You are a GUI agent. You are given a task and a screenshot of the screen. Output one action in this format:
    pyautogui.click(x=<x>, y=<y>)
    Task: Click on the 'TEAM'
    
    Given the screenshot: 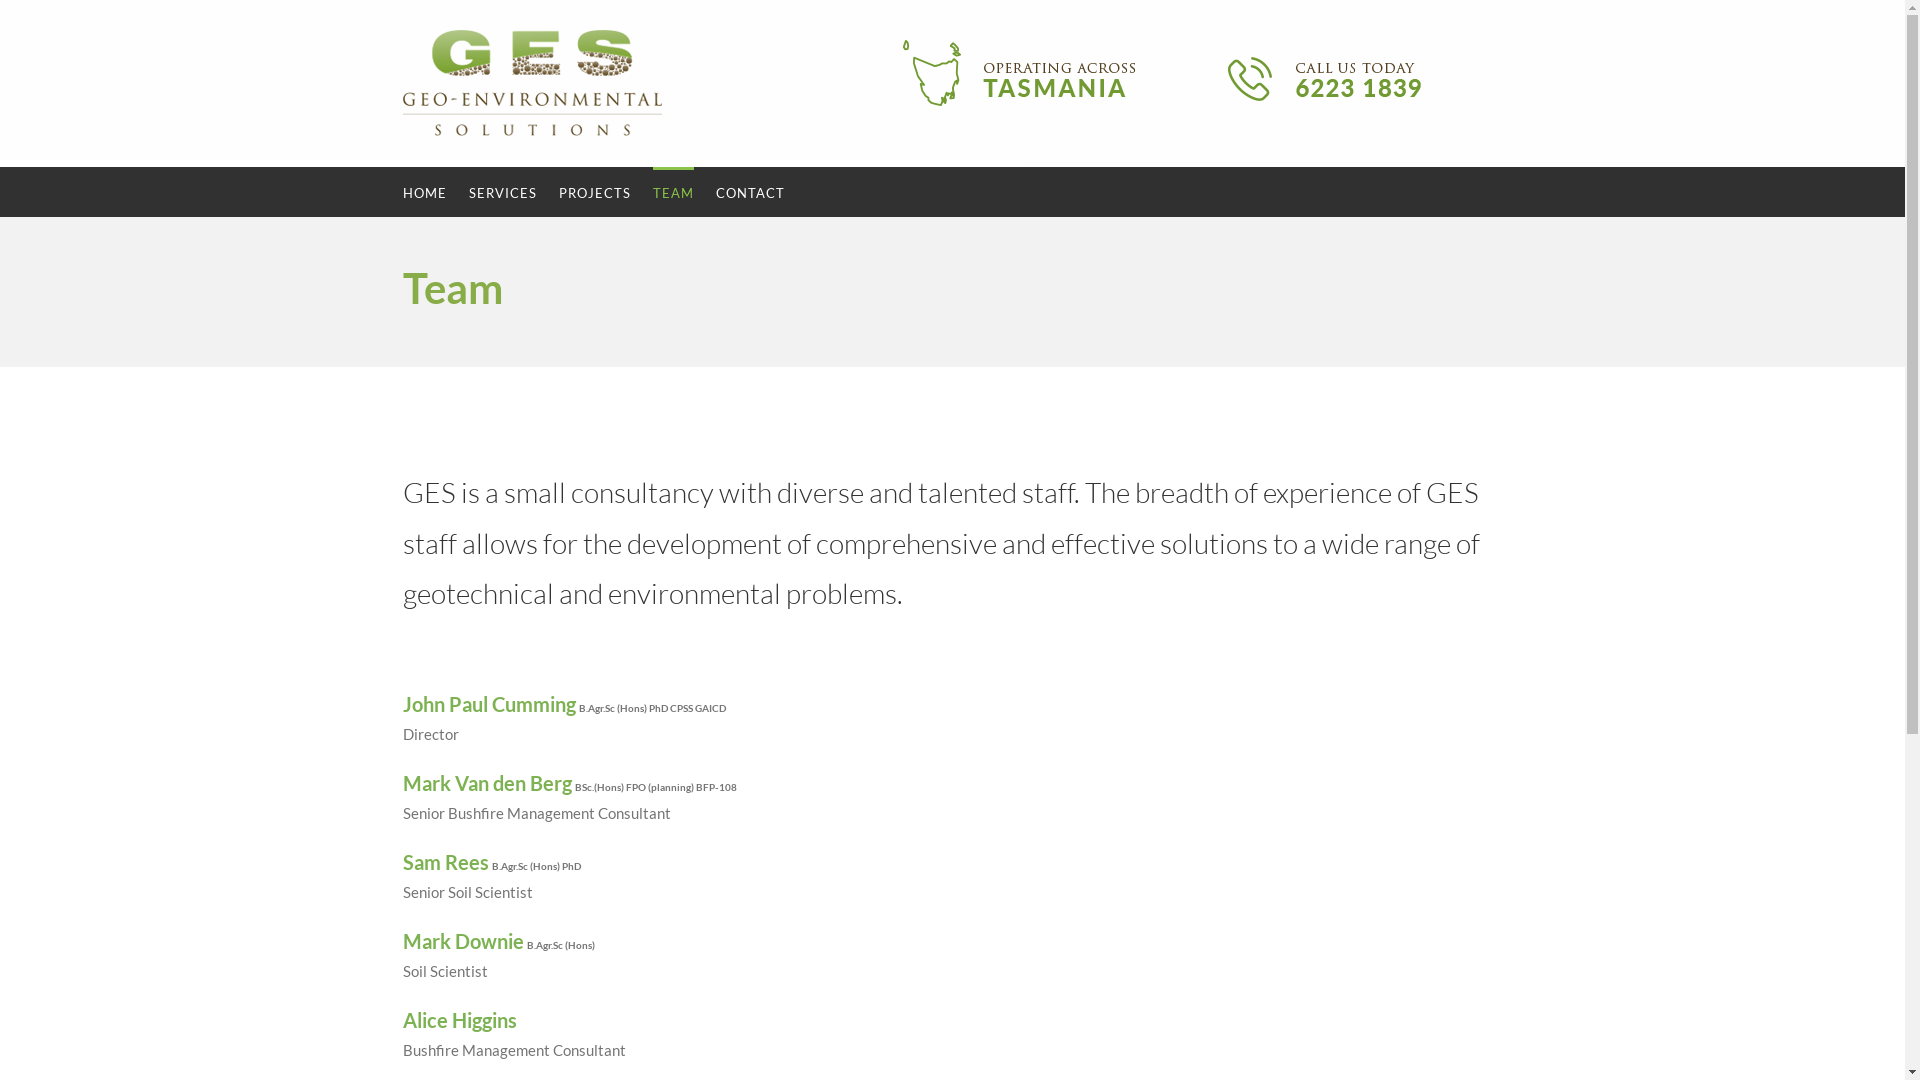 What is the action you would take?
    pyautogui.click(x=672, y=192)
    